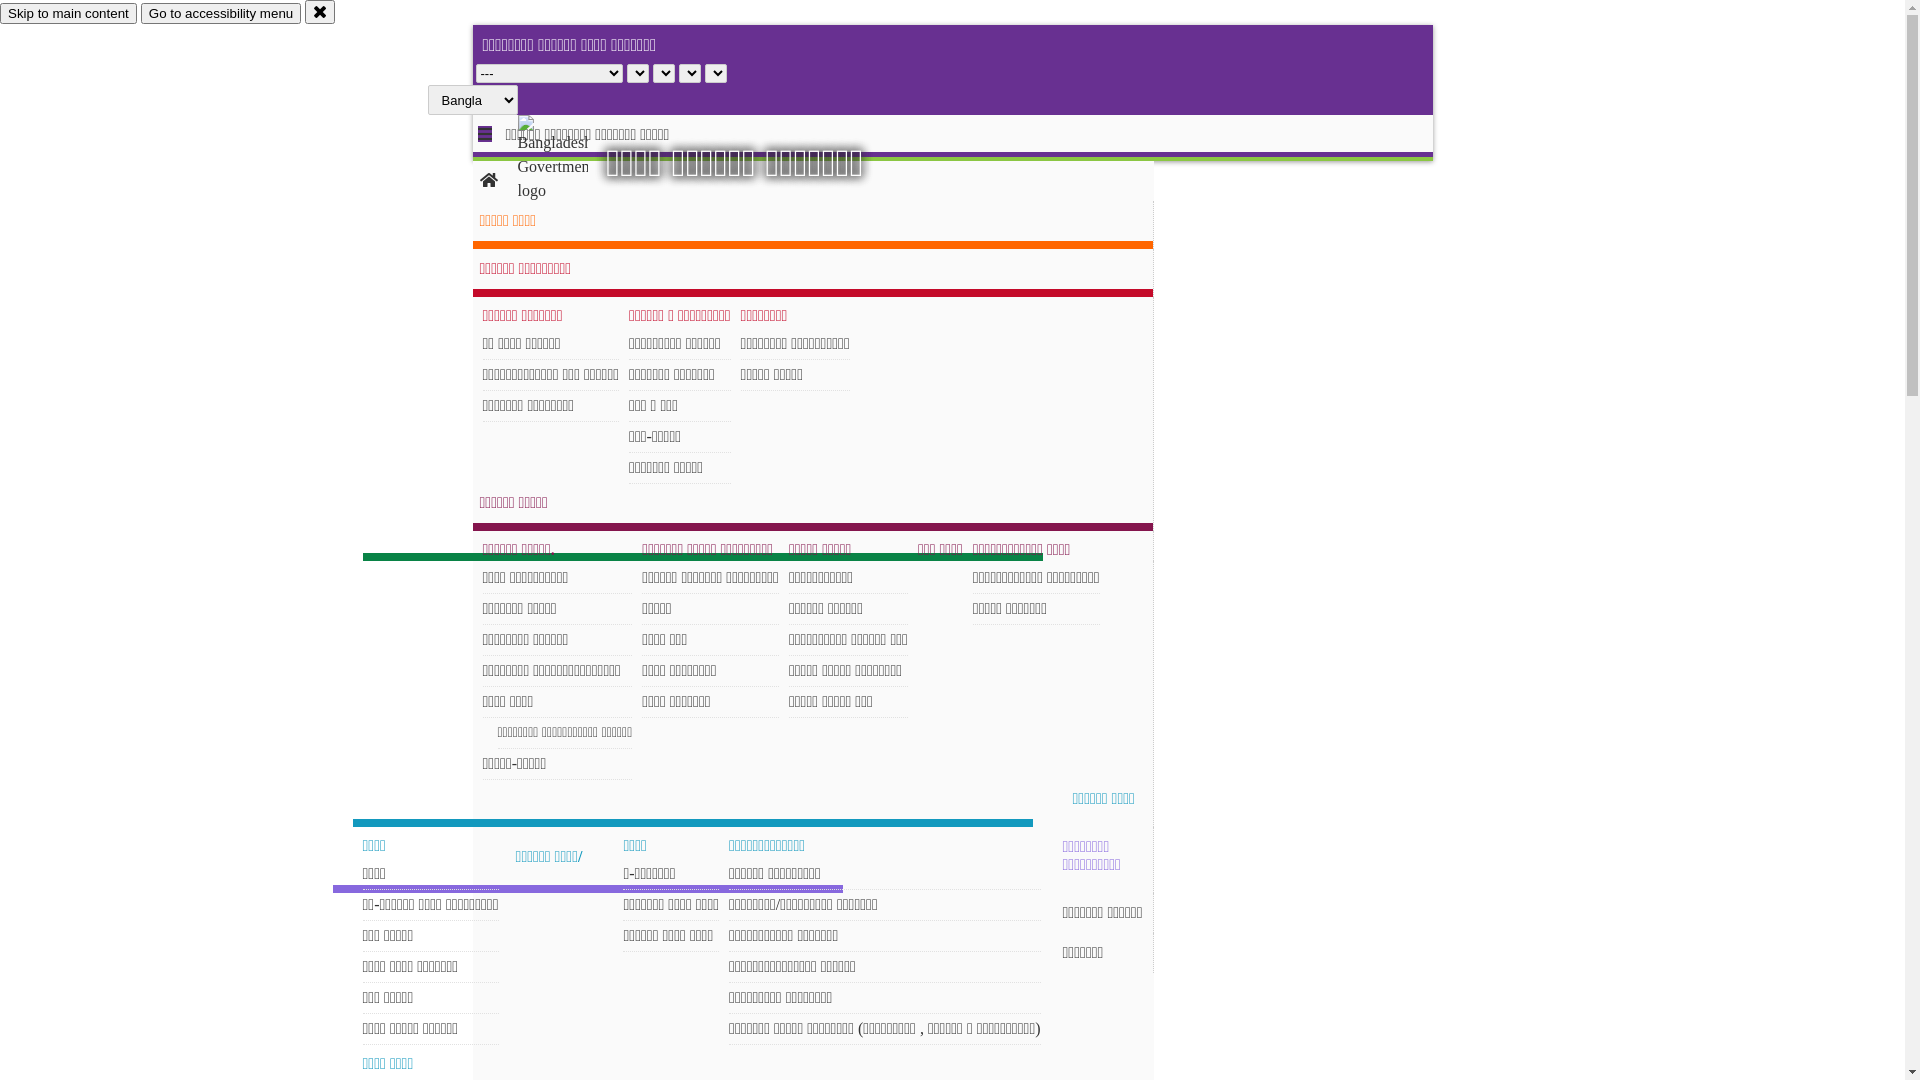 This screenshot has height=1080, width=1920. What do you see at coordinates (68, 13) in the screenshot?
I see `'Skip to main content'` at bounding box center [68, 13].